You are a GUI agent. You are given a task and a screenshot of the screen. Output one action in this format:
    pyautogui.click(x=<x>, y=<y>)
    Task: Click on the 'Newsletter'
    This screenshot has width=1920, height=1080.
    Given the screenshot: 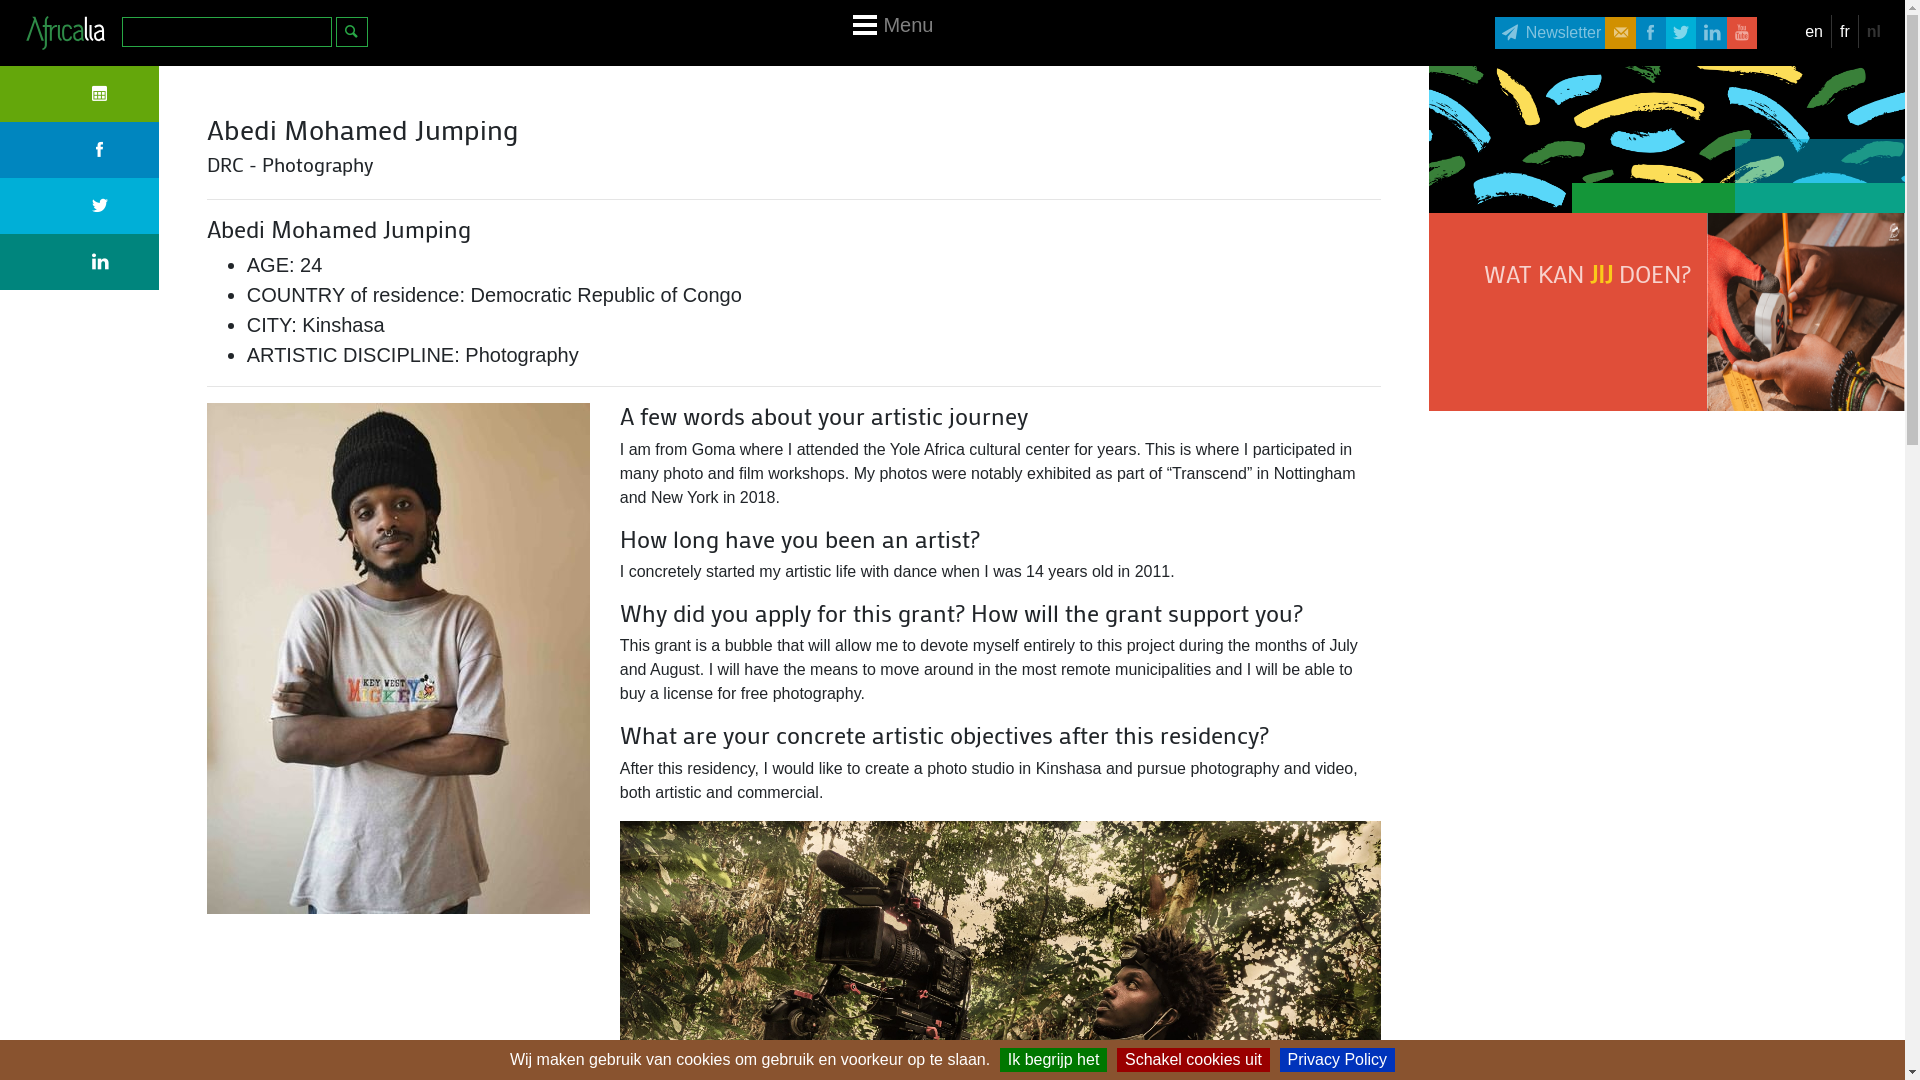 What is the action you would take?
    pyautogui.click(x=1549, y=33)
    